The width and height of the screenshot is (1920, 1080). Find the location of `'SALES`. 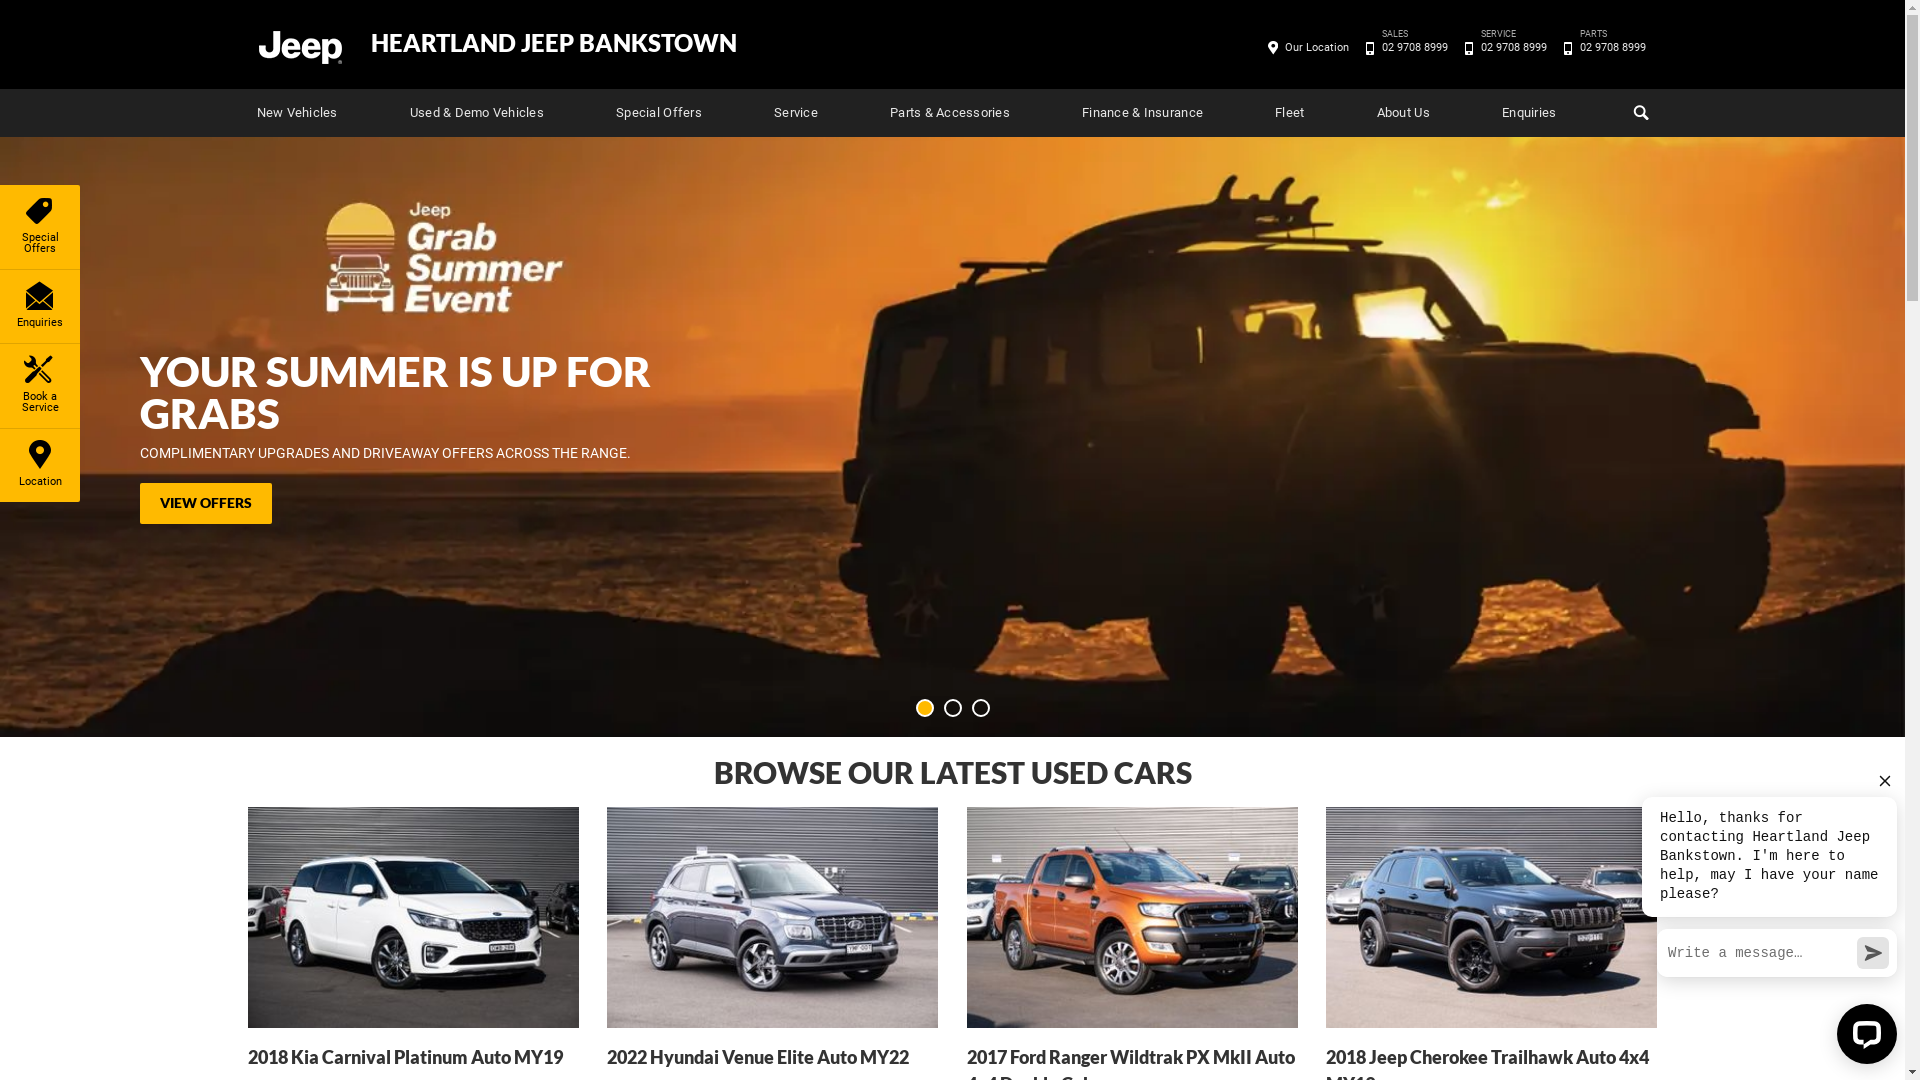

'SALES is located at coordinates (1372, 46).